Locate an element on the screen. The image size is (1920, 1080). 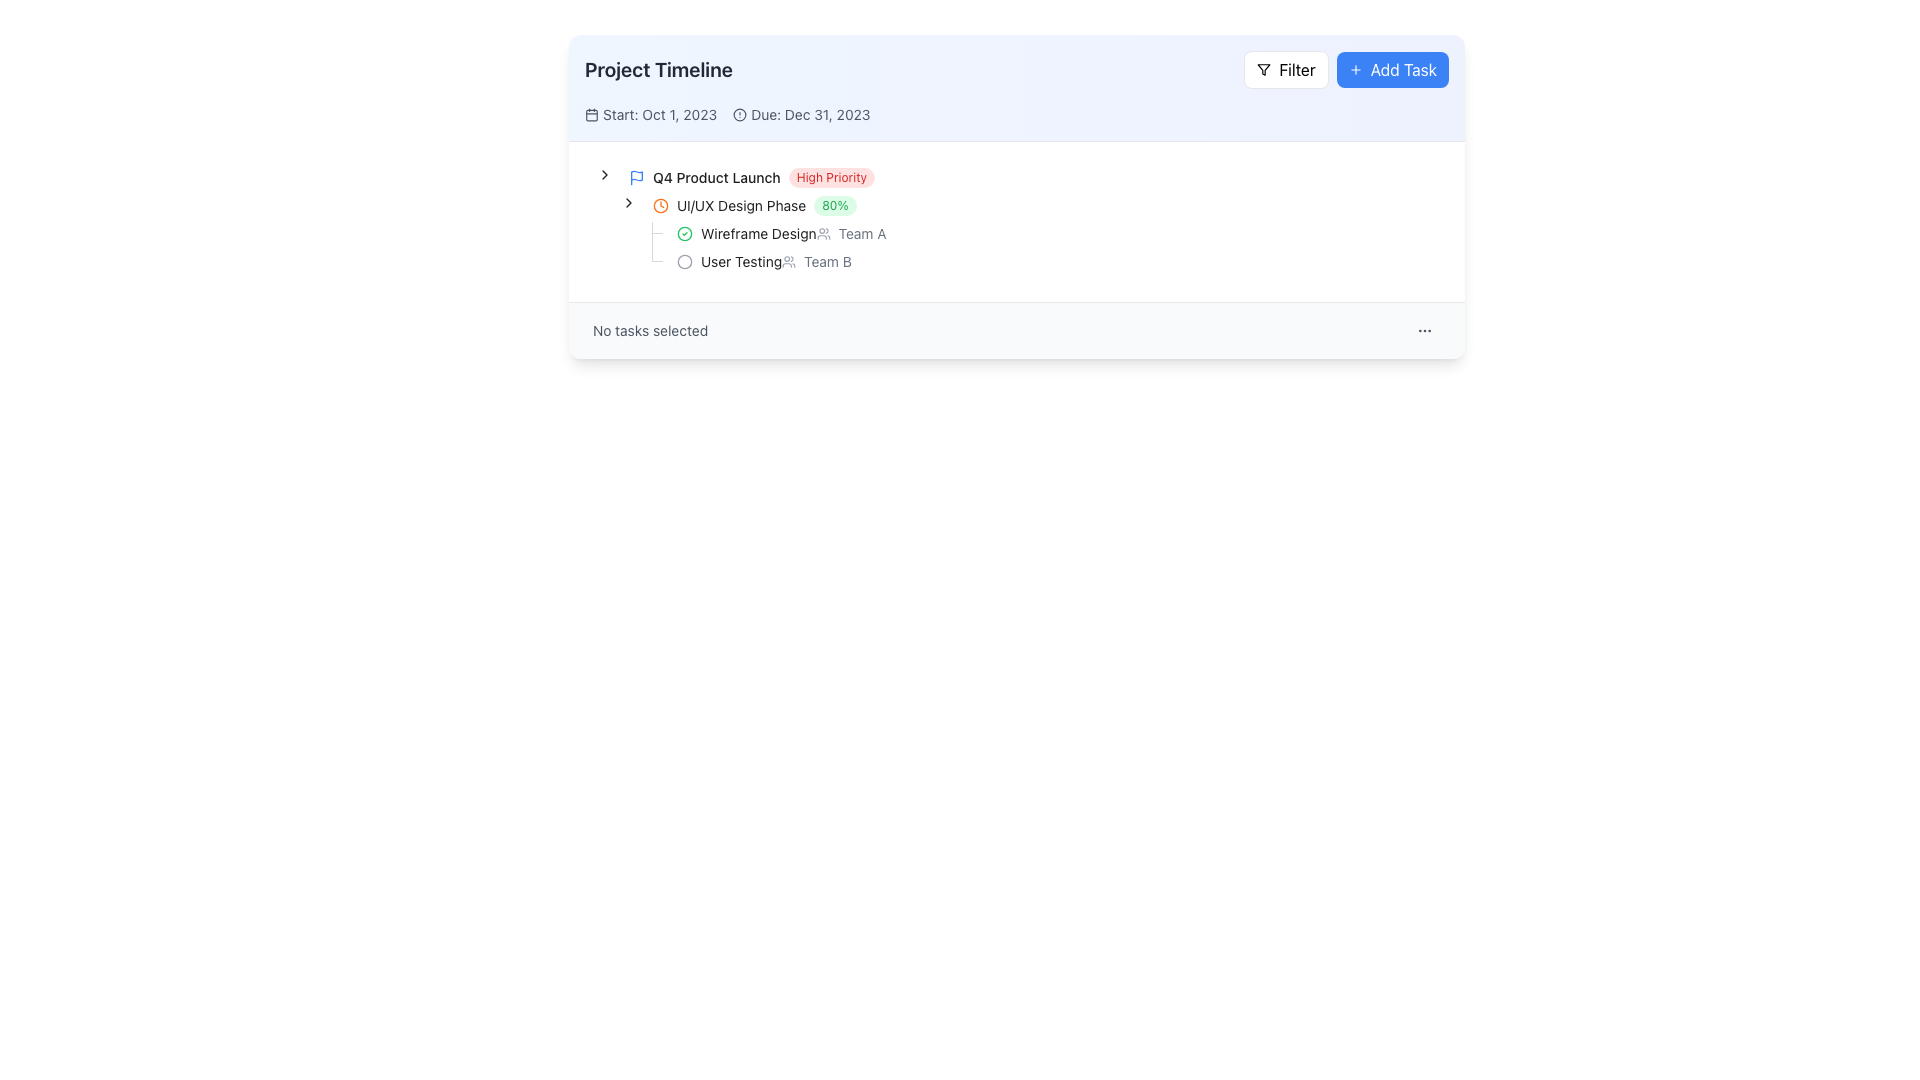
the alert icon, which is a small circular icon with a hollow outline and centered exclamation mark, located to the left of the text 'Due: Dec 31, 2023' in the header section of the Project Timeline interface is located at coordinates (739, 115).